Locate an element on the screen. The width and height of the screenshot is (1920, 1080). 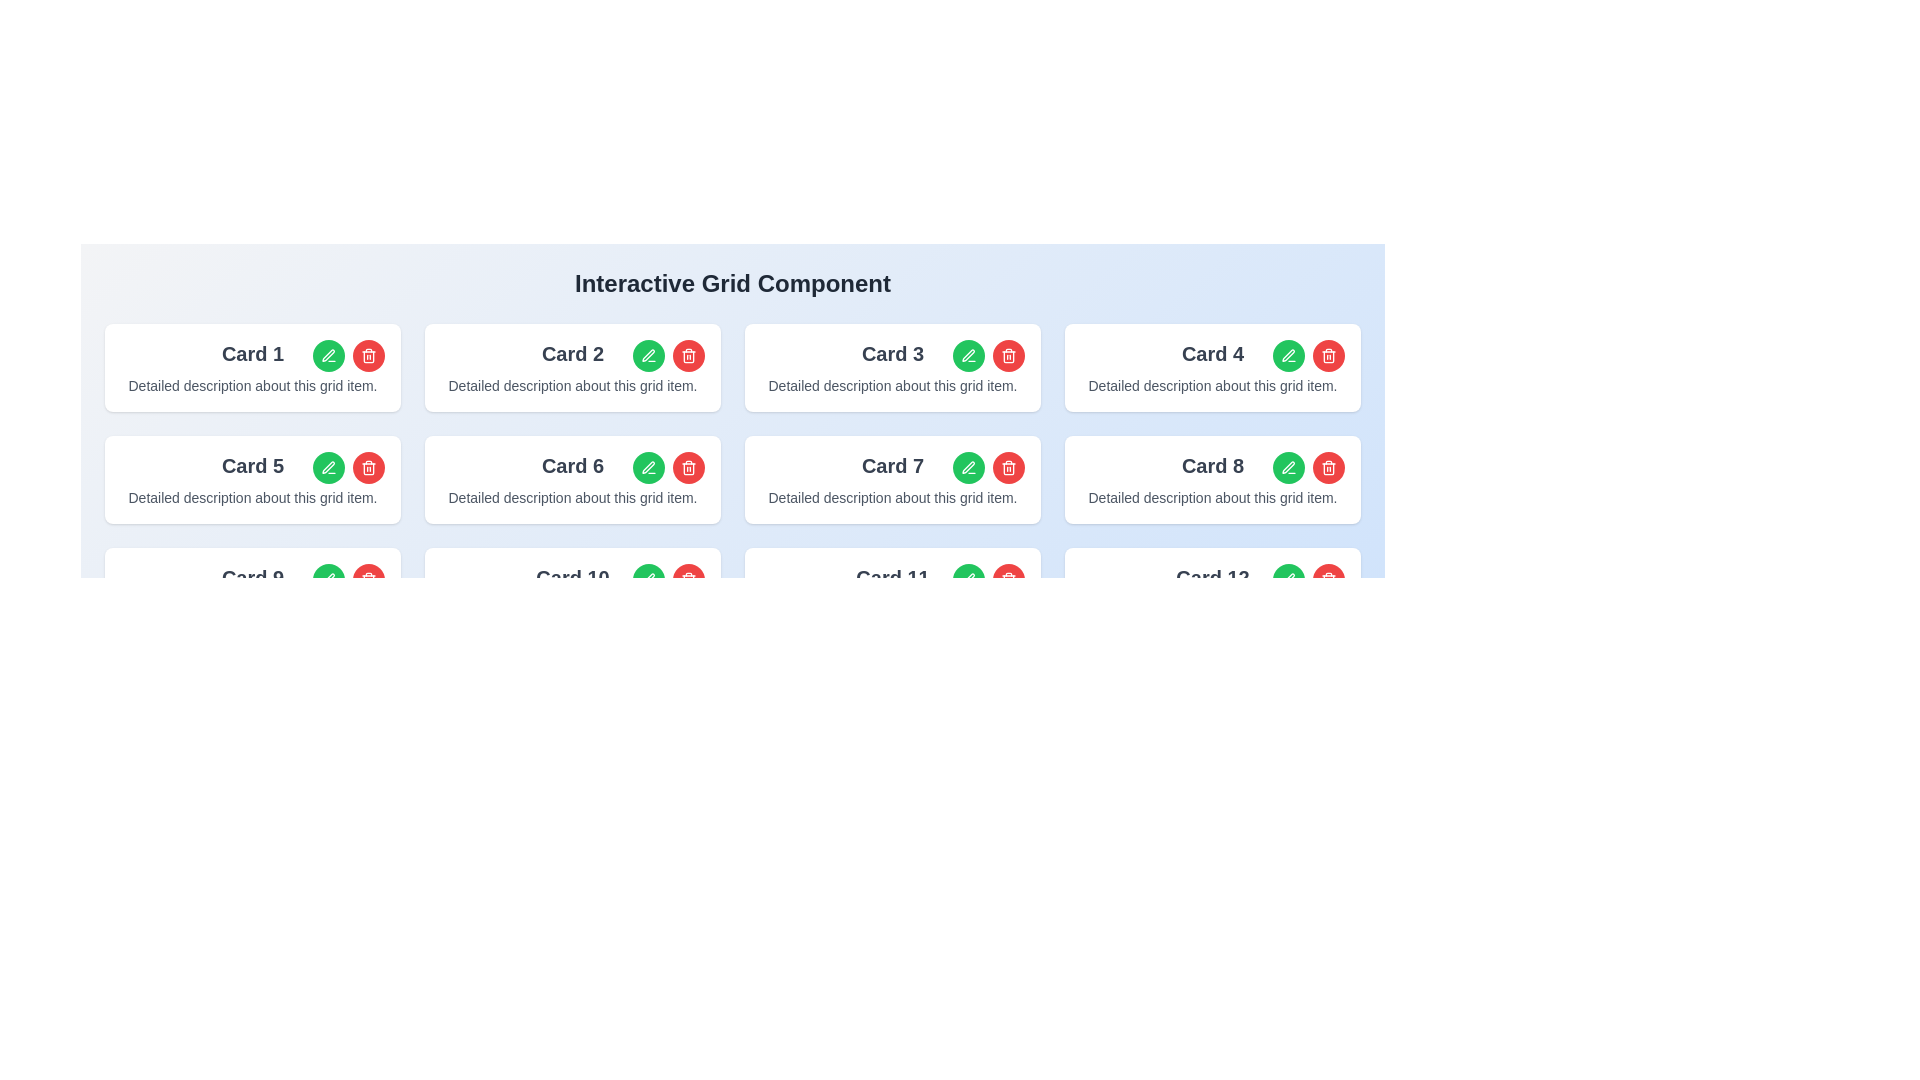
the edit button located at the top right corner of 'Card 1' is located at coordinates (329, 354).